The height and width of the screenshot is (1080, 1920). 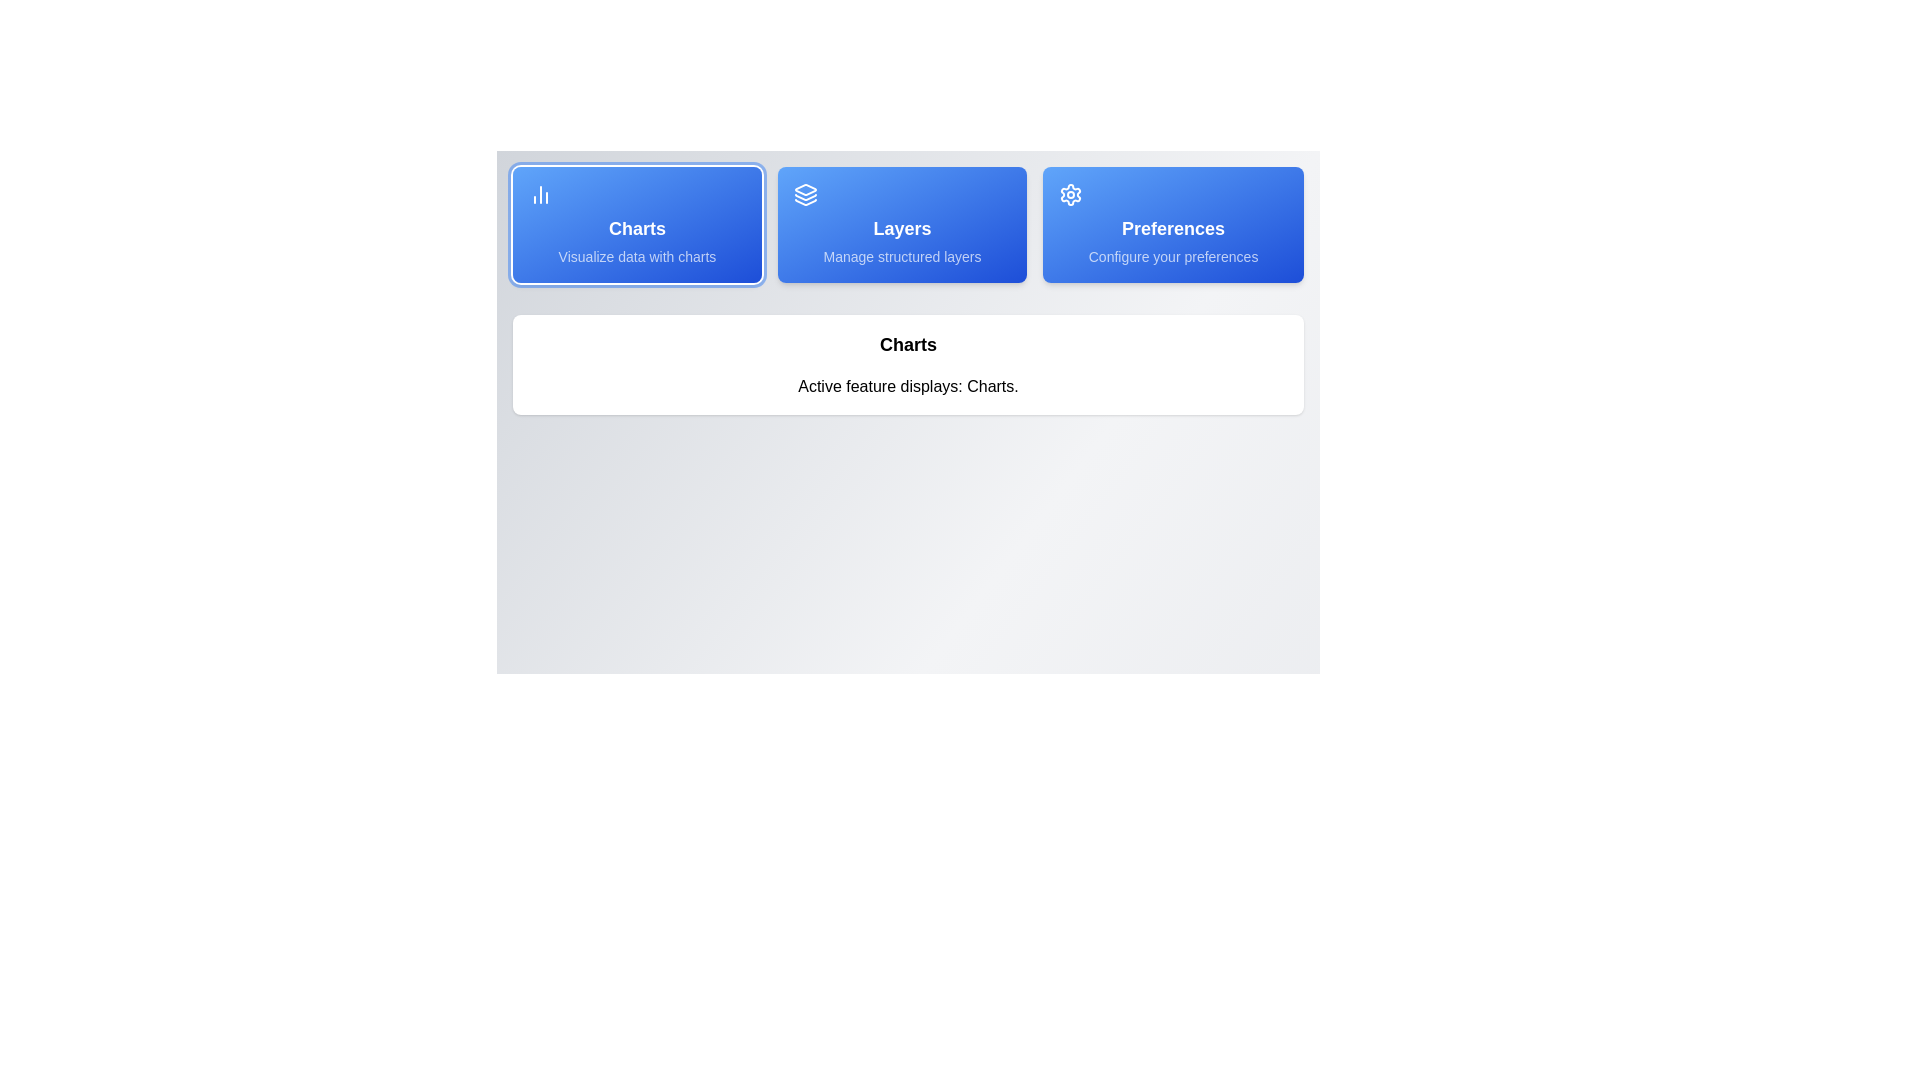 I want to click on the 'Layers' icon located, so click(x=806, y=195).